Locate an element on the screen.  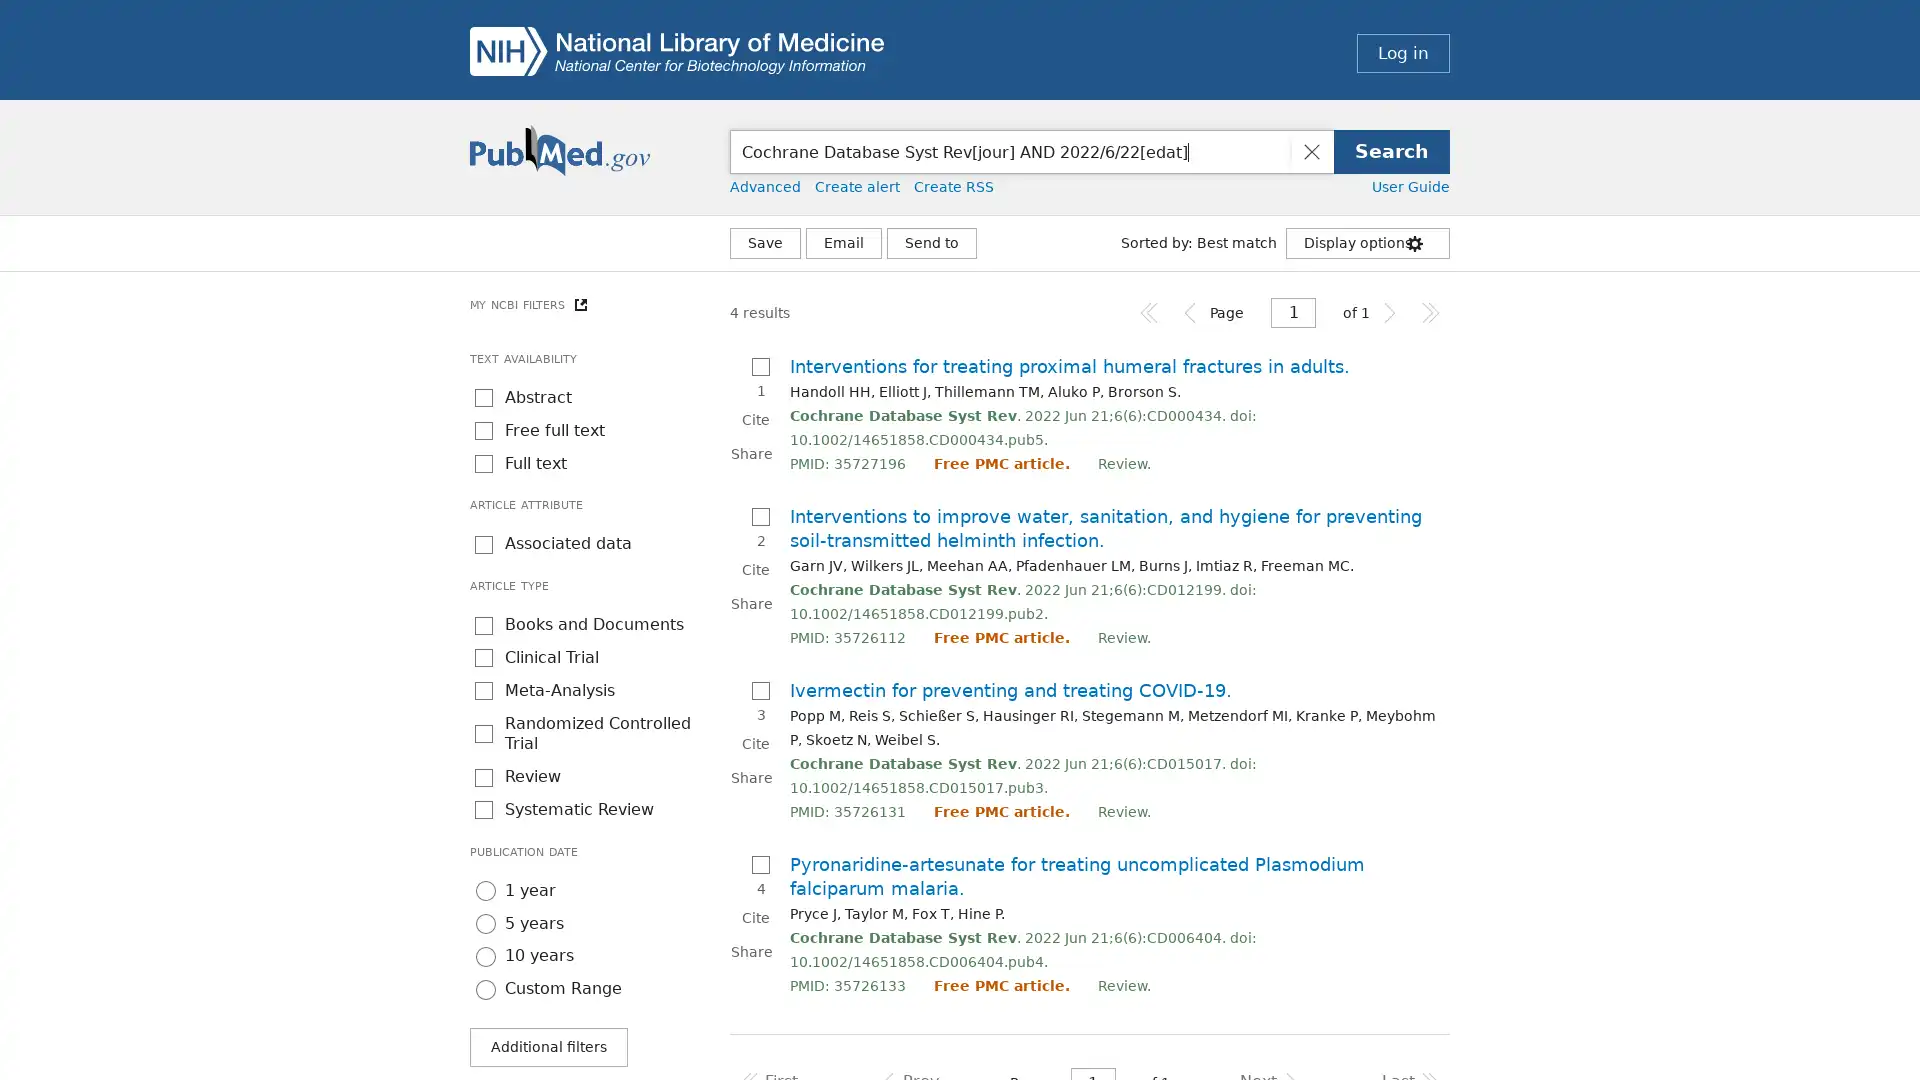
Navigates to the next page of results. is located at coordinates (1389, 312).